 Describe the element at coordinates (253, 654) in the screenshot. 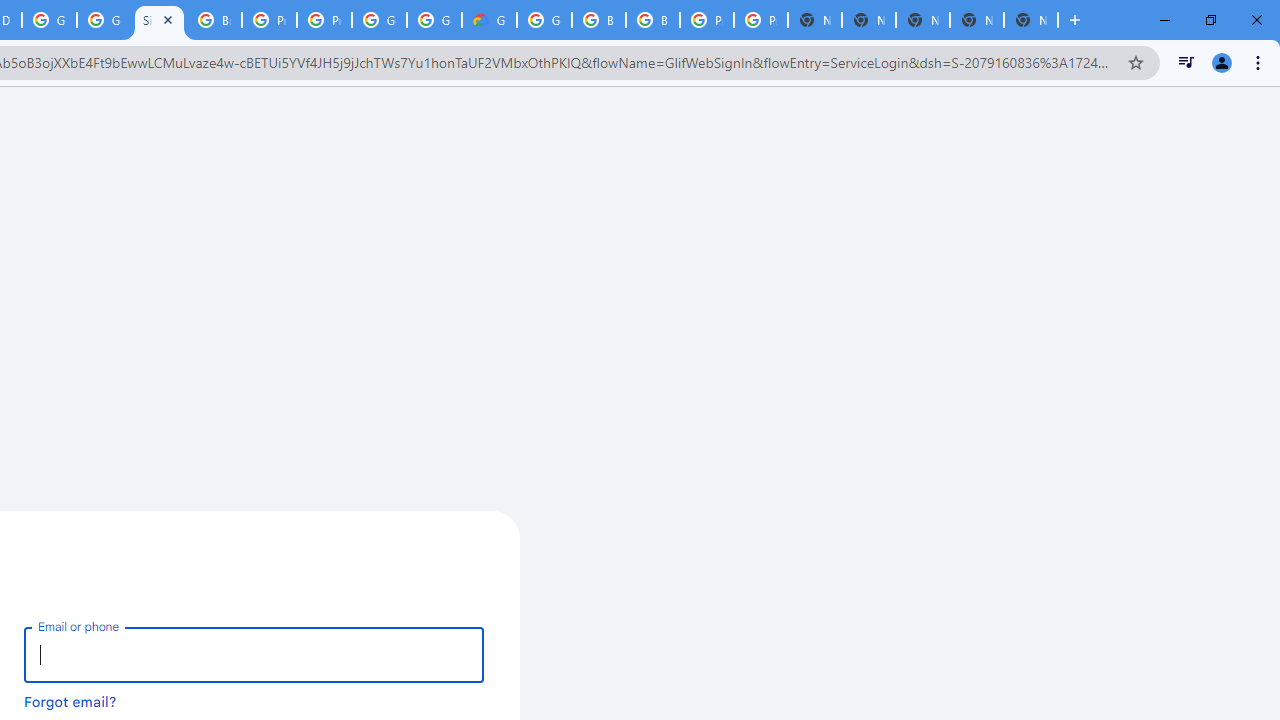

I see `'Email or phone'` at that location.